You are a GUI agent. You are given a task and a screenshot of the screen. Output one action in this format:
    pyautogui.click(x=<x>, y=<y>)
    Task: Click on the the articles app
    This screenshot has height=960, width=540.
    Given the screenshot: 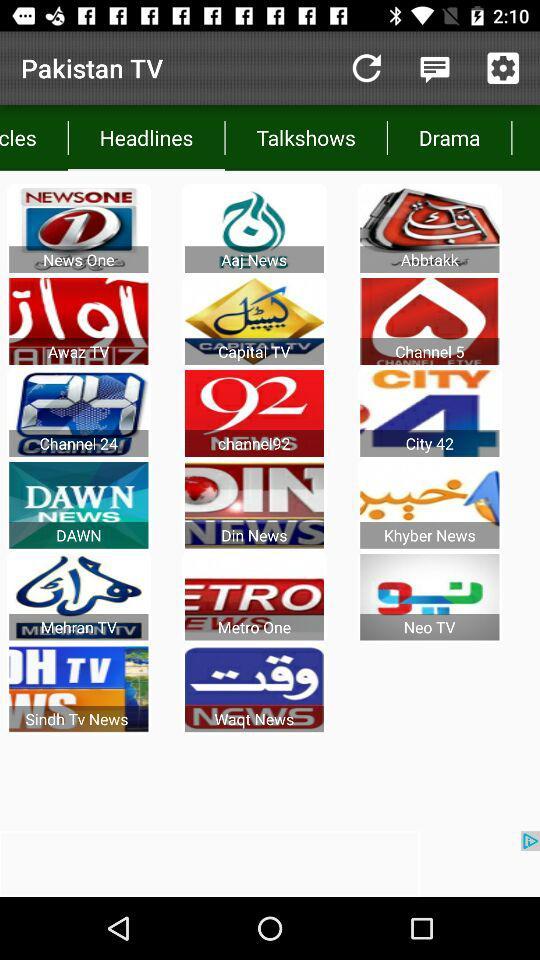 What is the action you would take?
    pyautogui.click(x=33, y=136)
    